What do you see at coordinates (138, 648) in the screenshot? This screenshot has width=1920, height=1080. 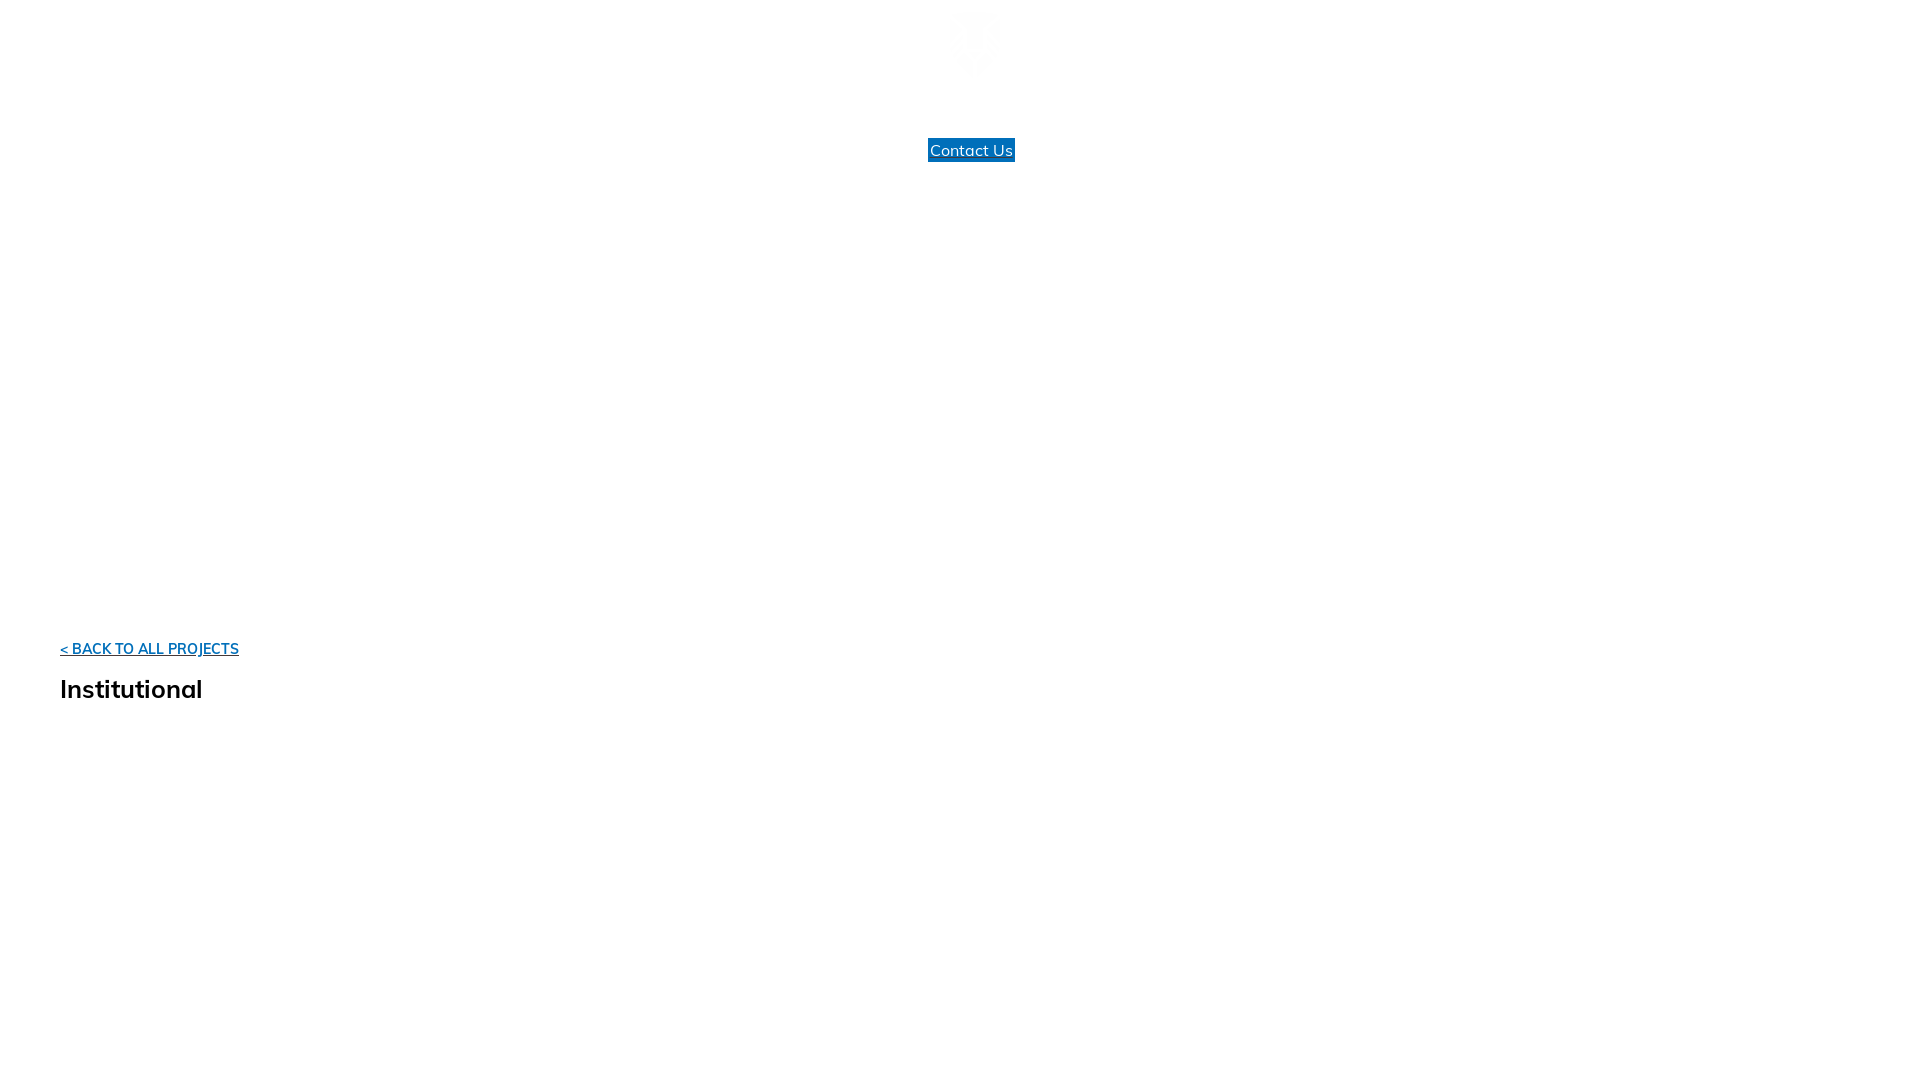 I see `'< BACK TO ALL PROJECTS'` at bounding box center [138, 648].